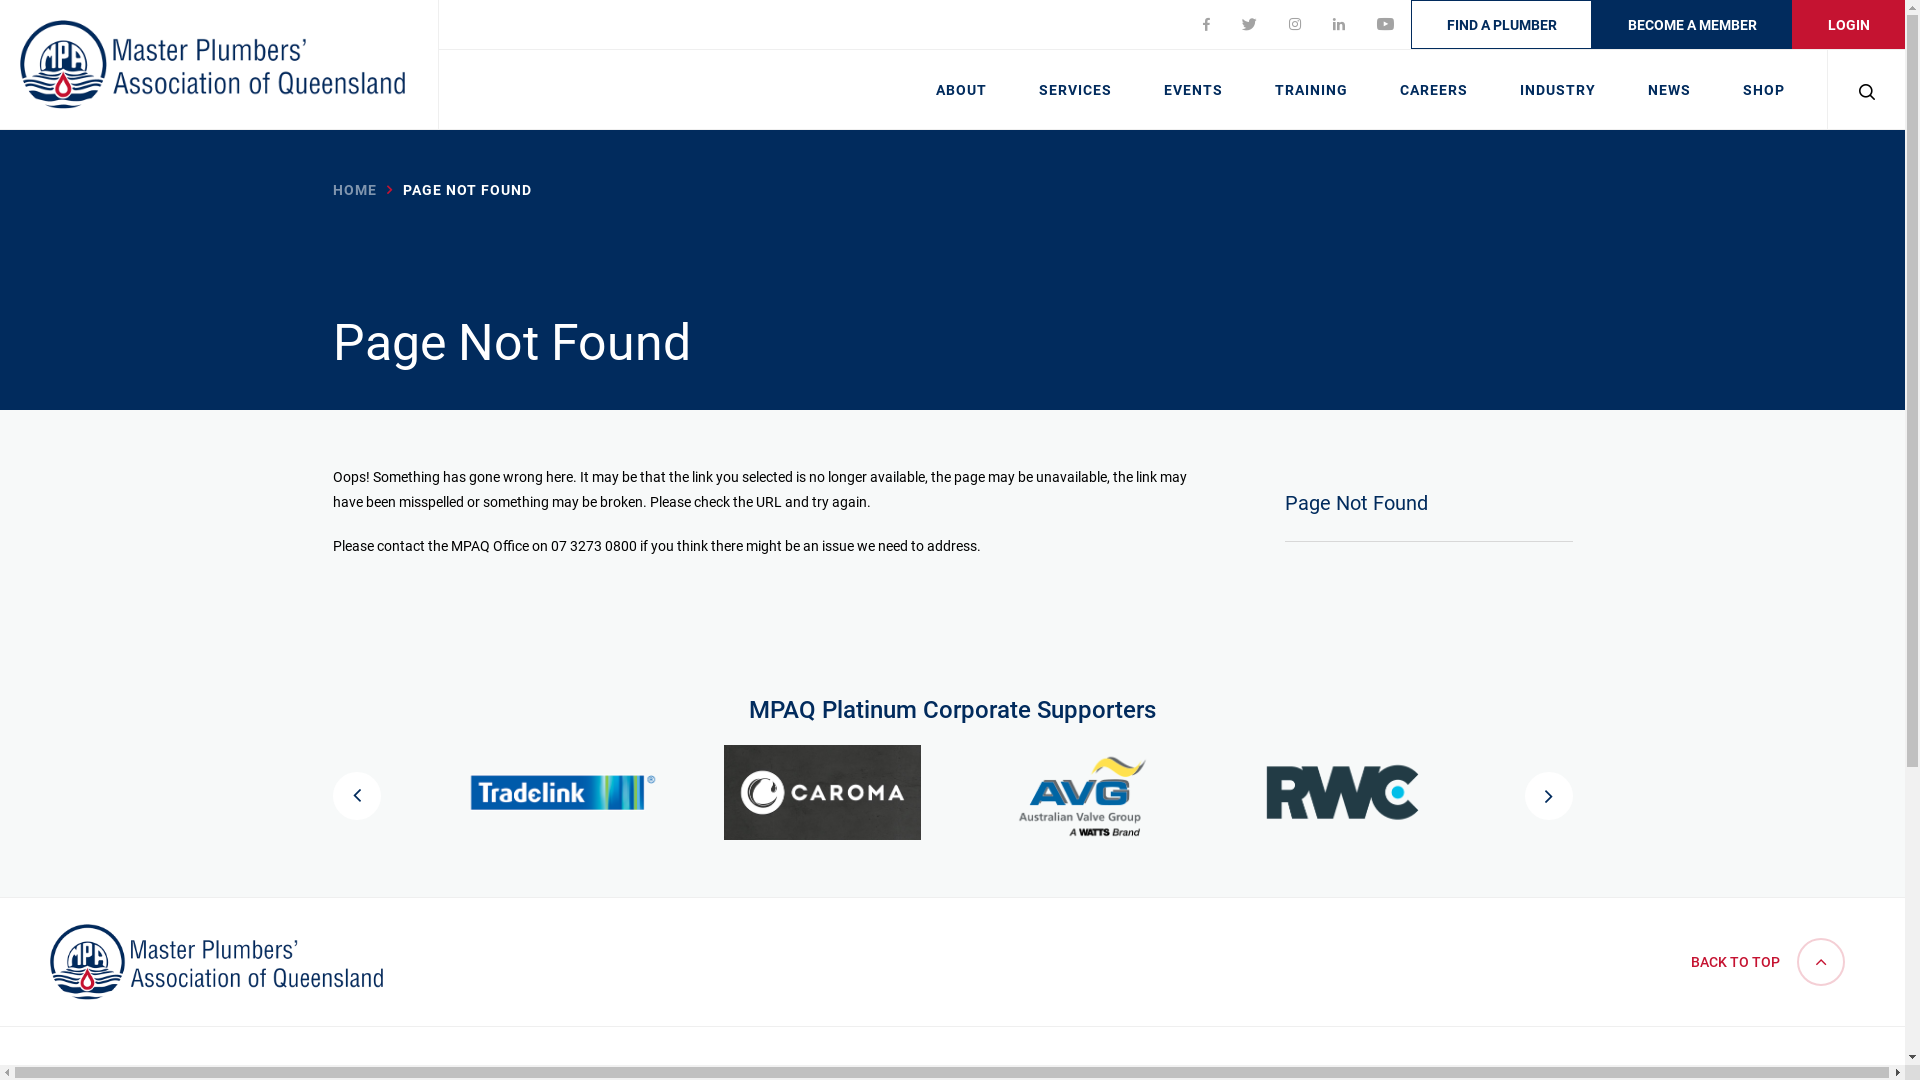 This screenshot has height=1080, width=1920. I want to click on 'LOGIN', so click(1791, 24).